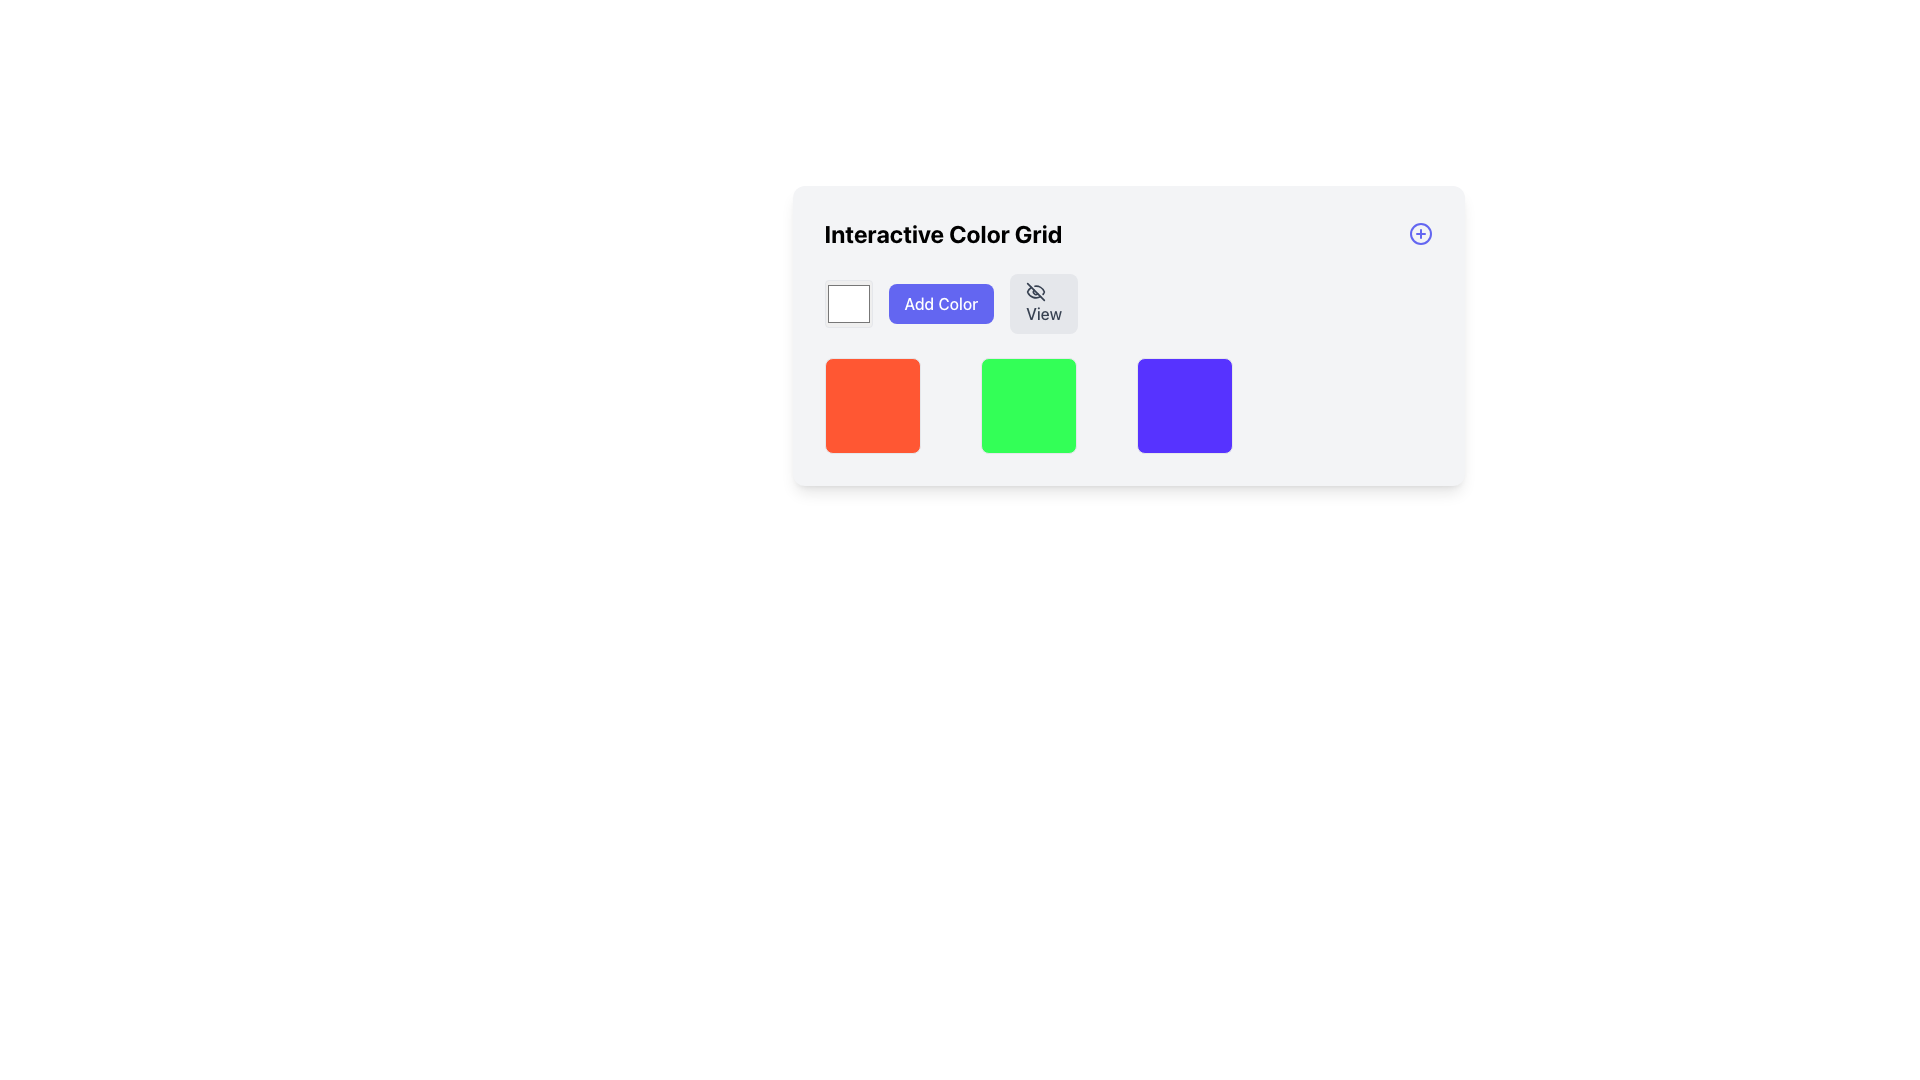 This screenshot has height=1080, width=1920. What do you see at coordinates (1043, 304) in the screenshot?
I see `the button located beneath the title 'Interactive Color Grid', which is positioned to the right of the 'Add Color' button and to the left of three colored square items` at bounding box center [1043, 304].